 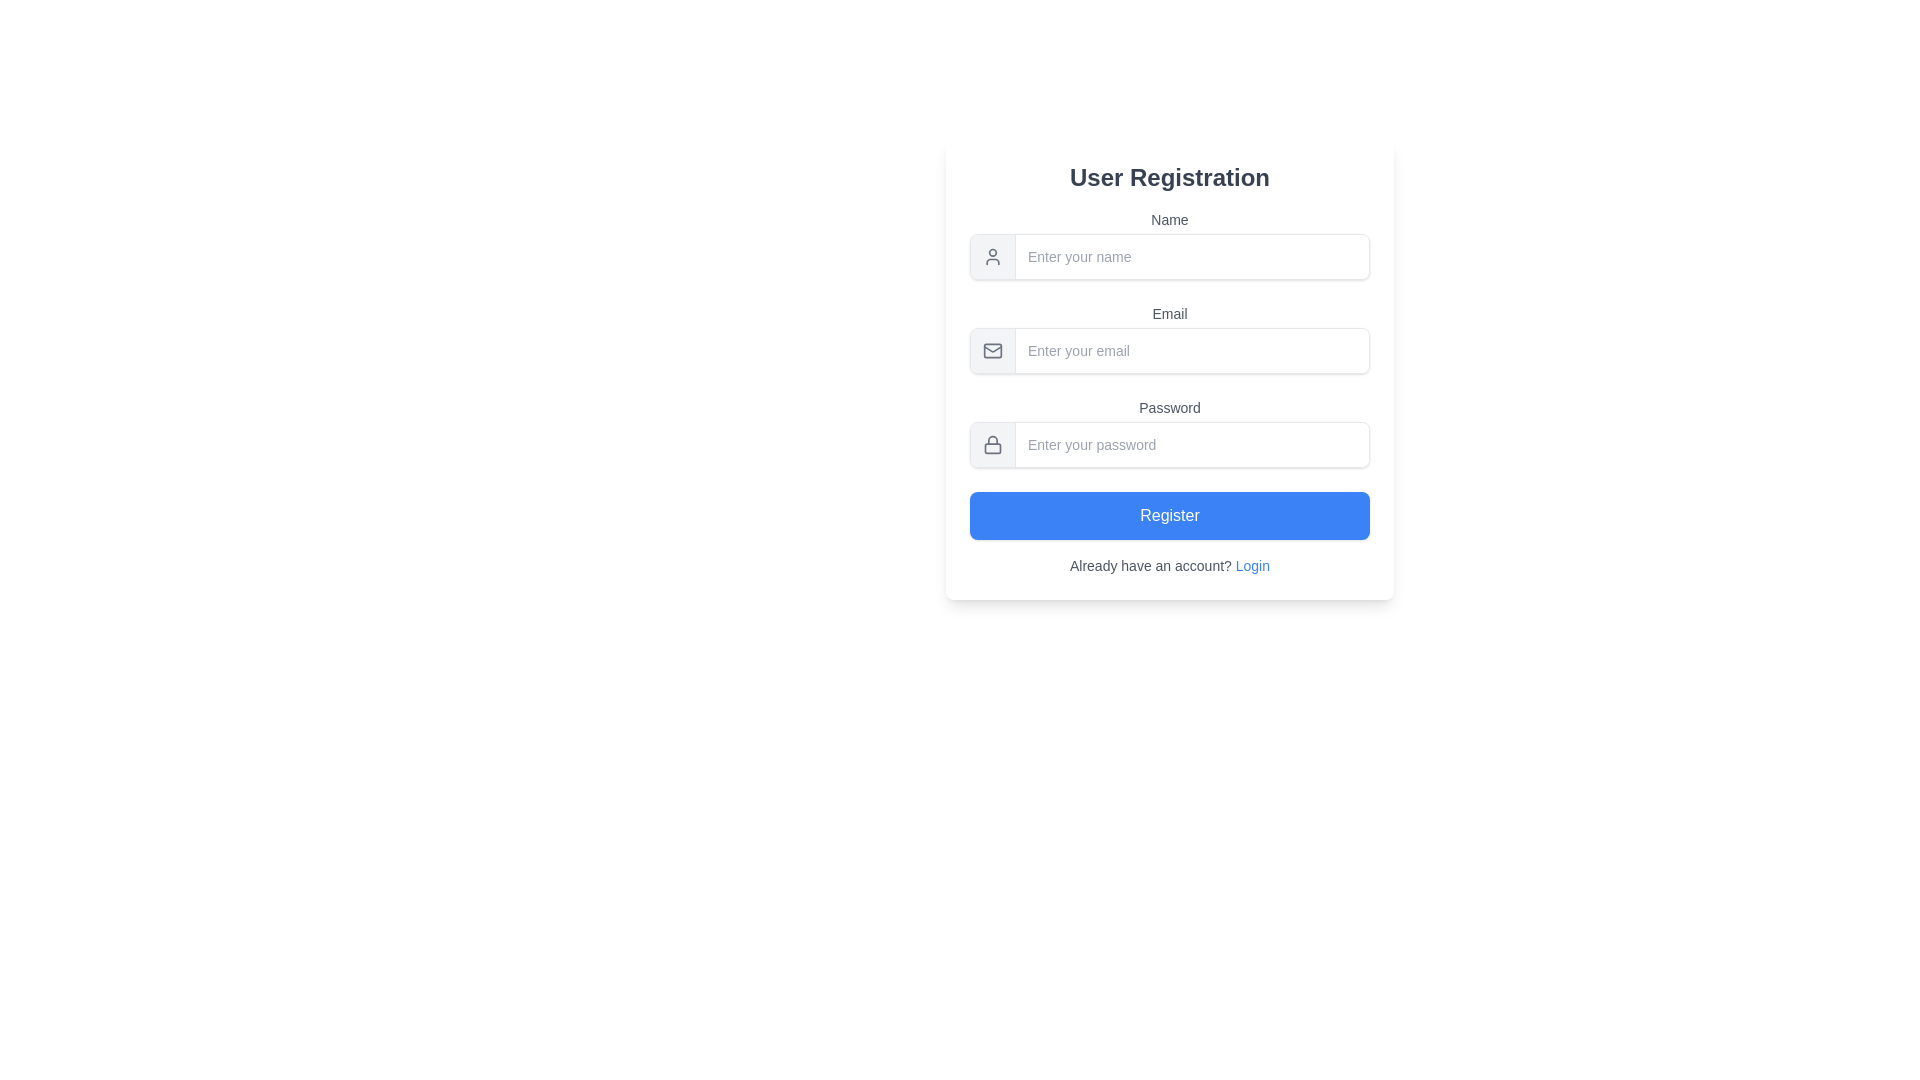 I want to click on the Decorative SVG rectangle component that is part of the envelope icon next to the email input field, so click(x=993, y=350).